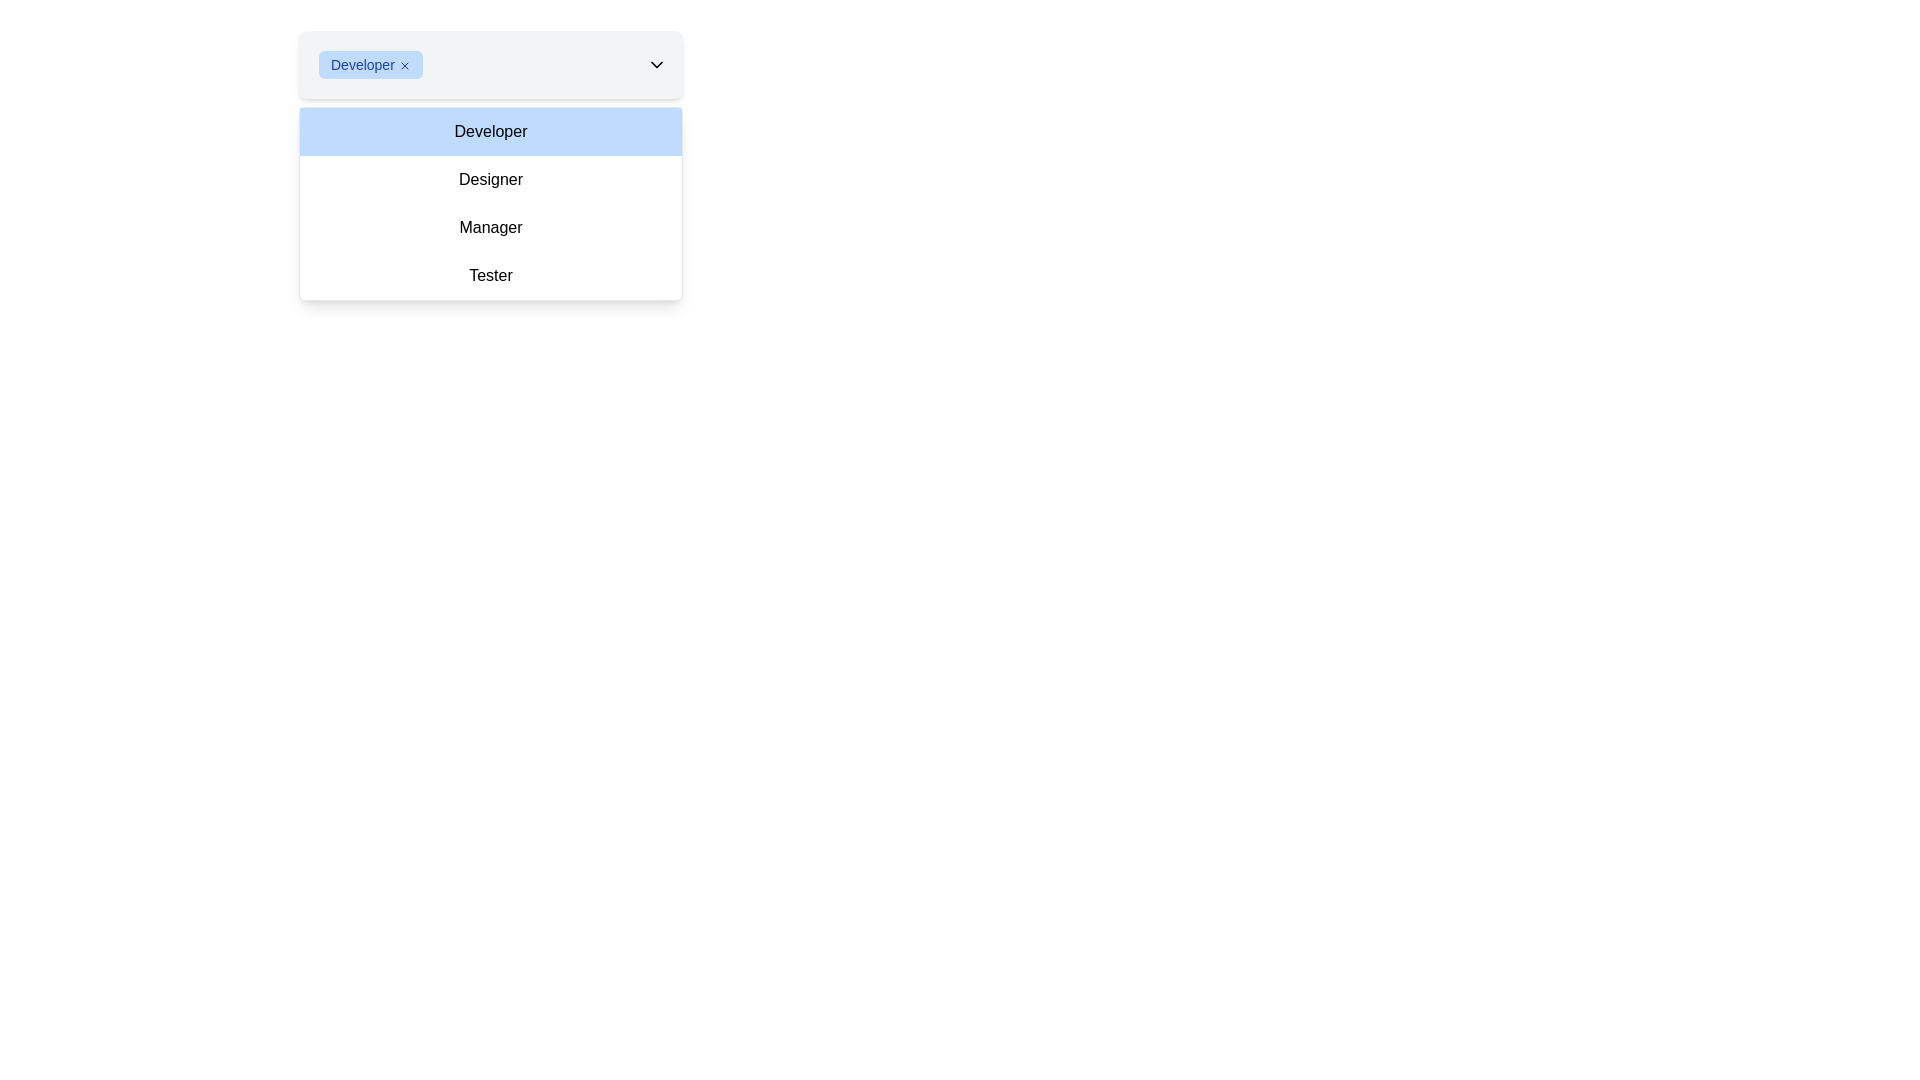  I want to click on the second option in the dropdown menu, so click(490, 180).